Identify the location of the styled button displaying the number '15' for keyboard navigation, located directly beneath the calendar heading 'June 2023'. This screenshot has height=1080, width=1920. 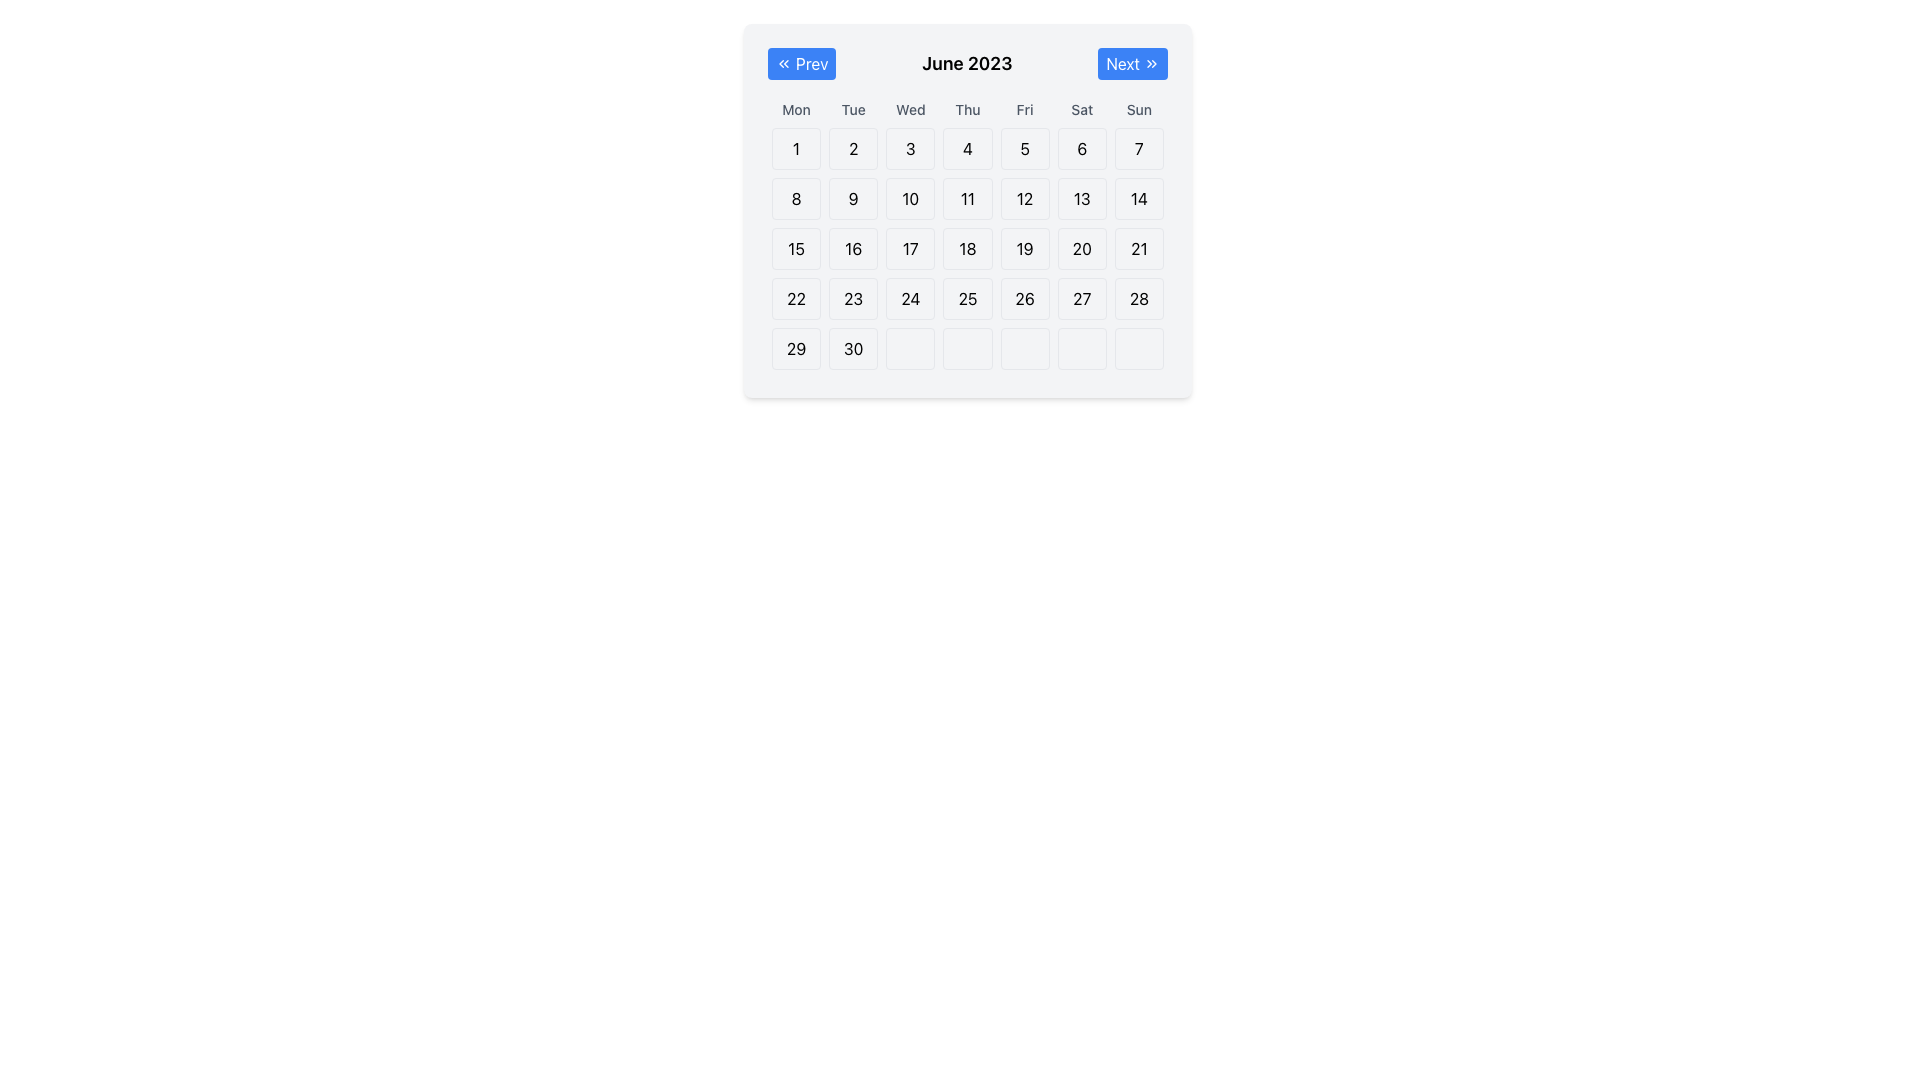
(795, 248).